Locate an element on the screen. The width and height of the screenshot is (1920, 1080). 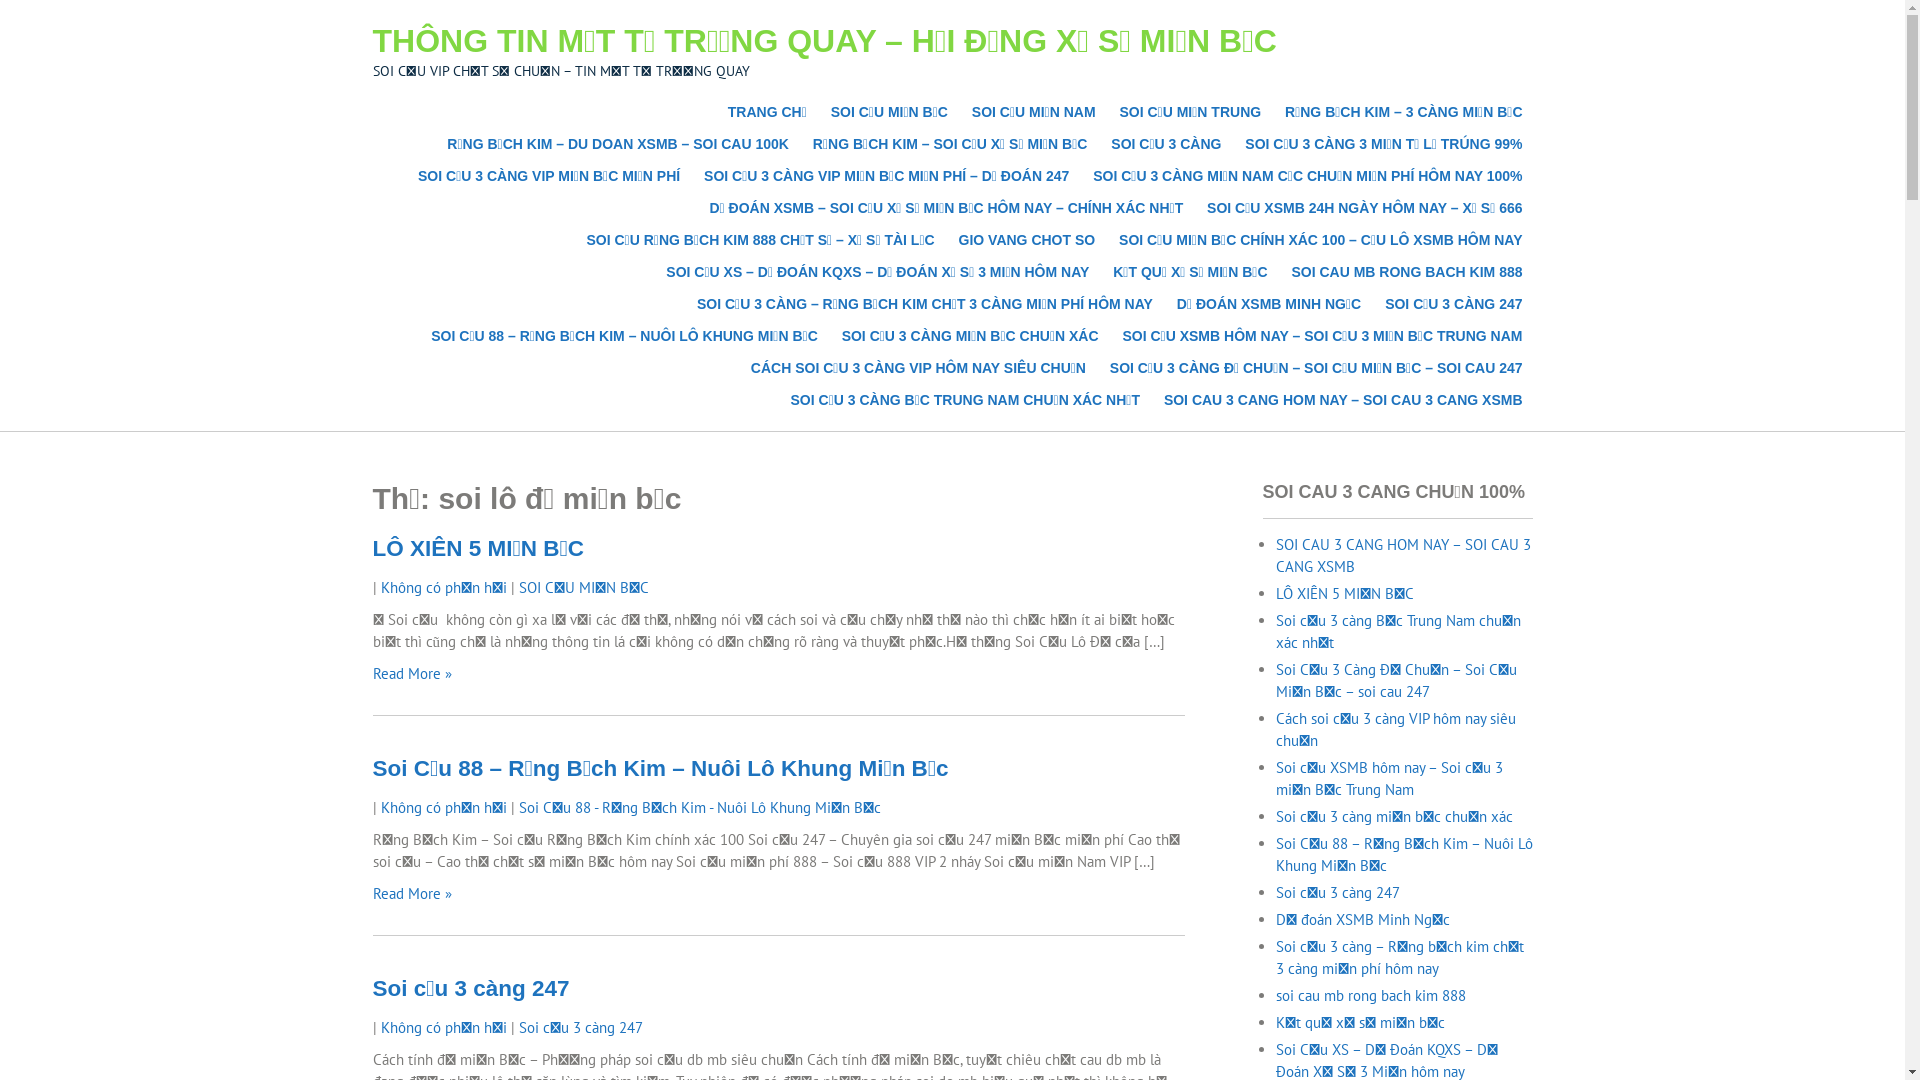
'GIO VANG CHOT SO' is located at coordinates (1027, 238).